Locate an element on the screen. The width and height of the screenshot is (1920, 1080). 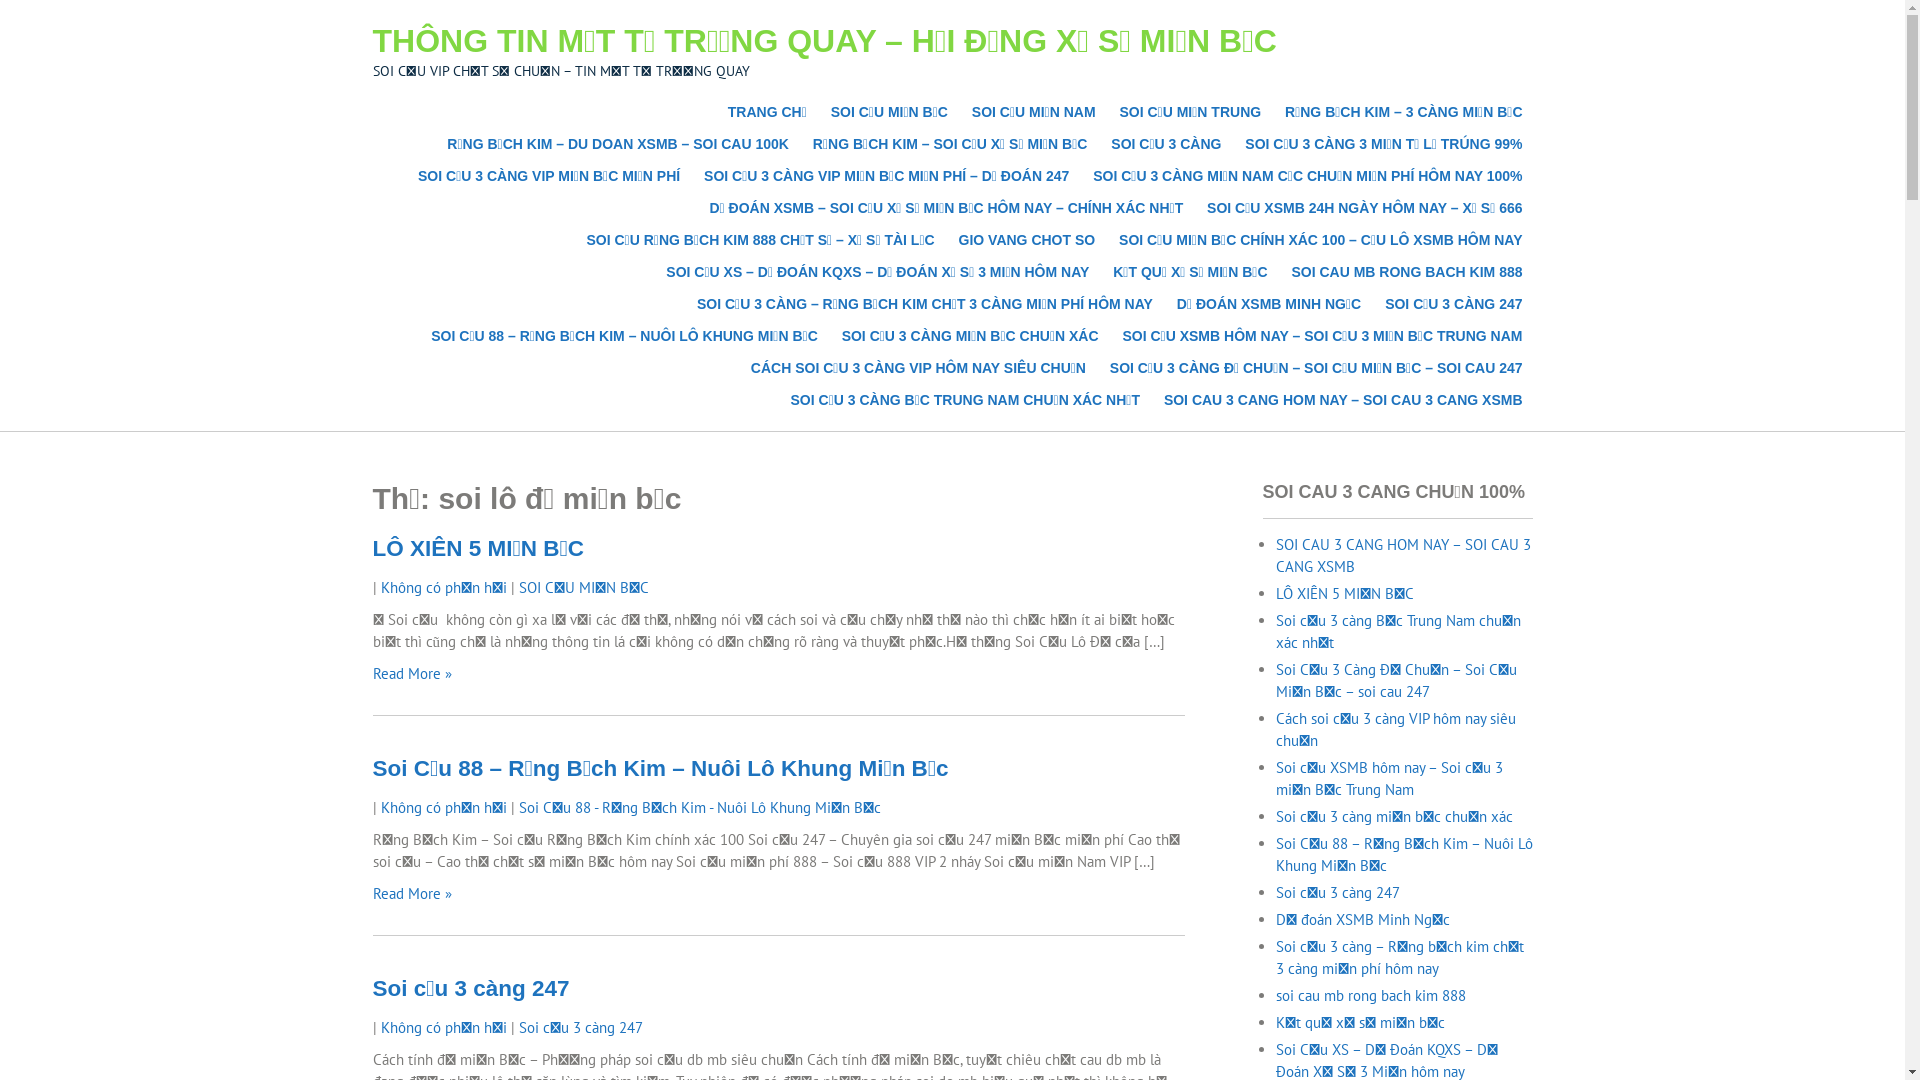
'GIO VANG CHOT SO' is located at coordinates (1027, 238).